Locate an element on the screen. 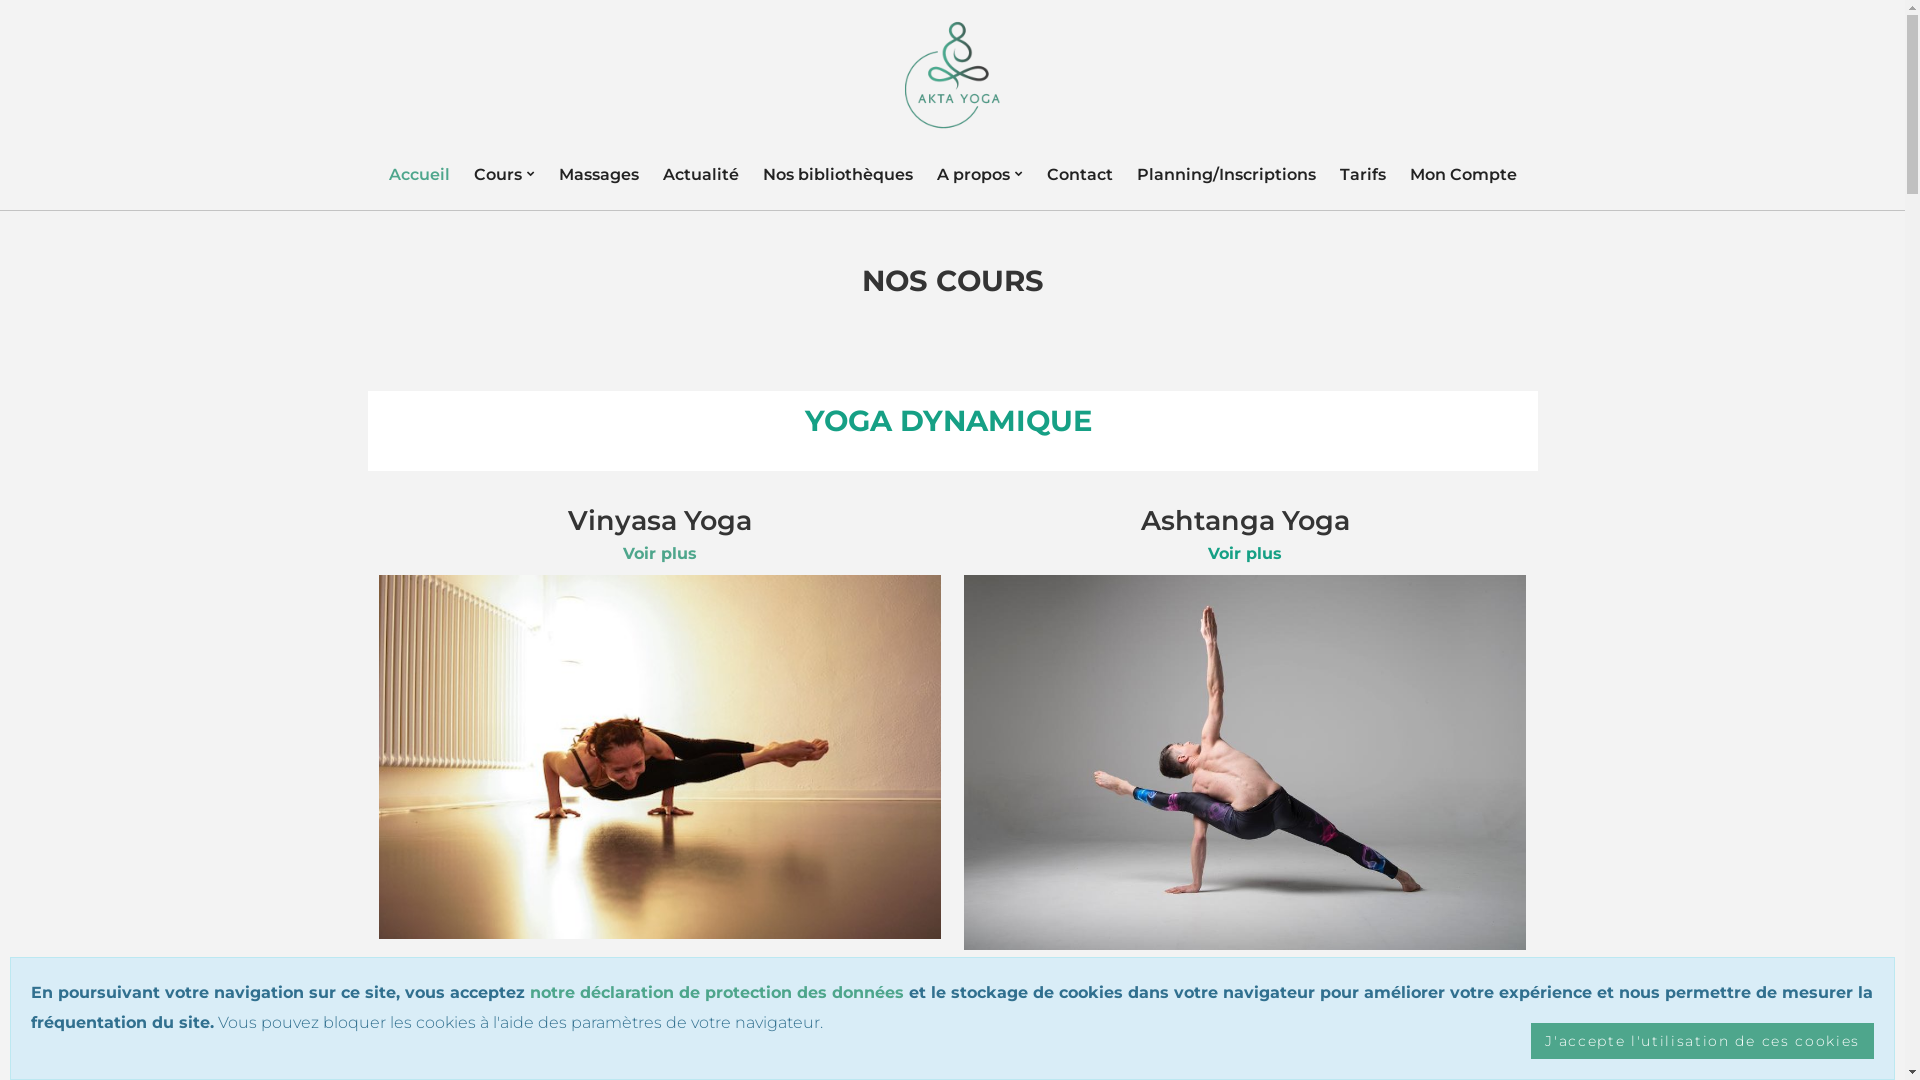 Image resolution: width=1920 pixels, height=1080 pixels. 'Voir plus' is located at coordinates (660, 1050).